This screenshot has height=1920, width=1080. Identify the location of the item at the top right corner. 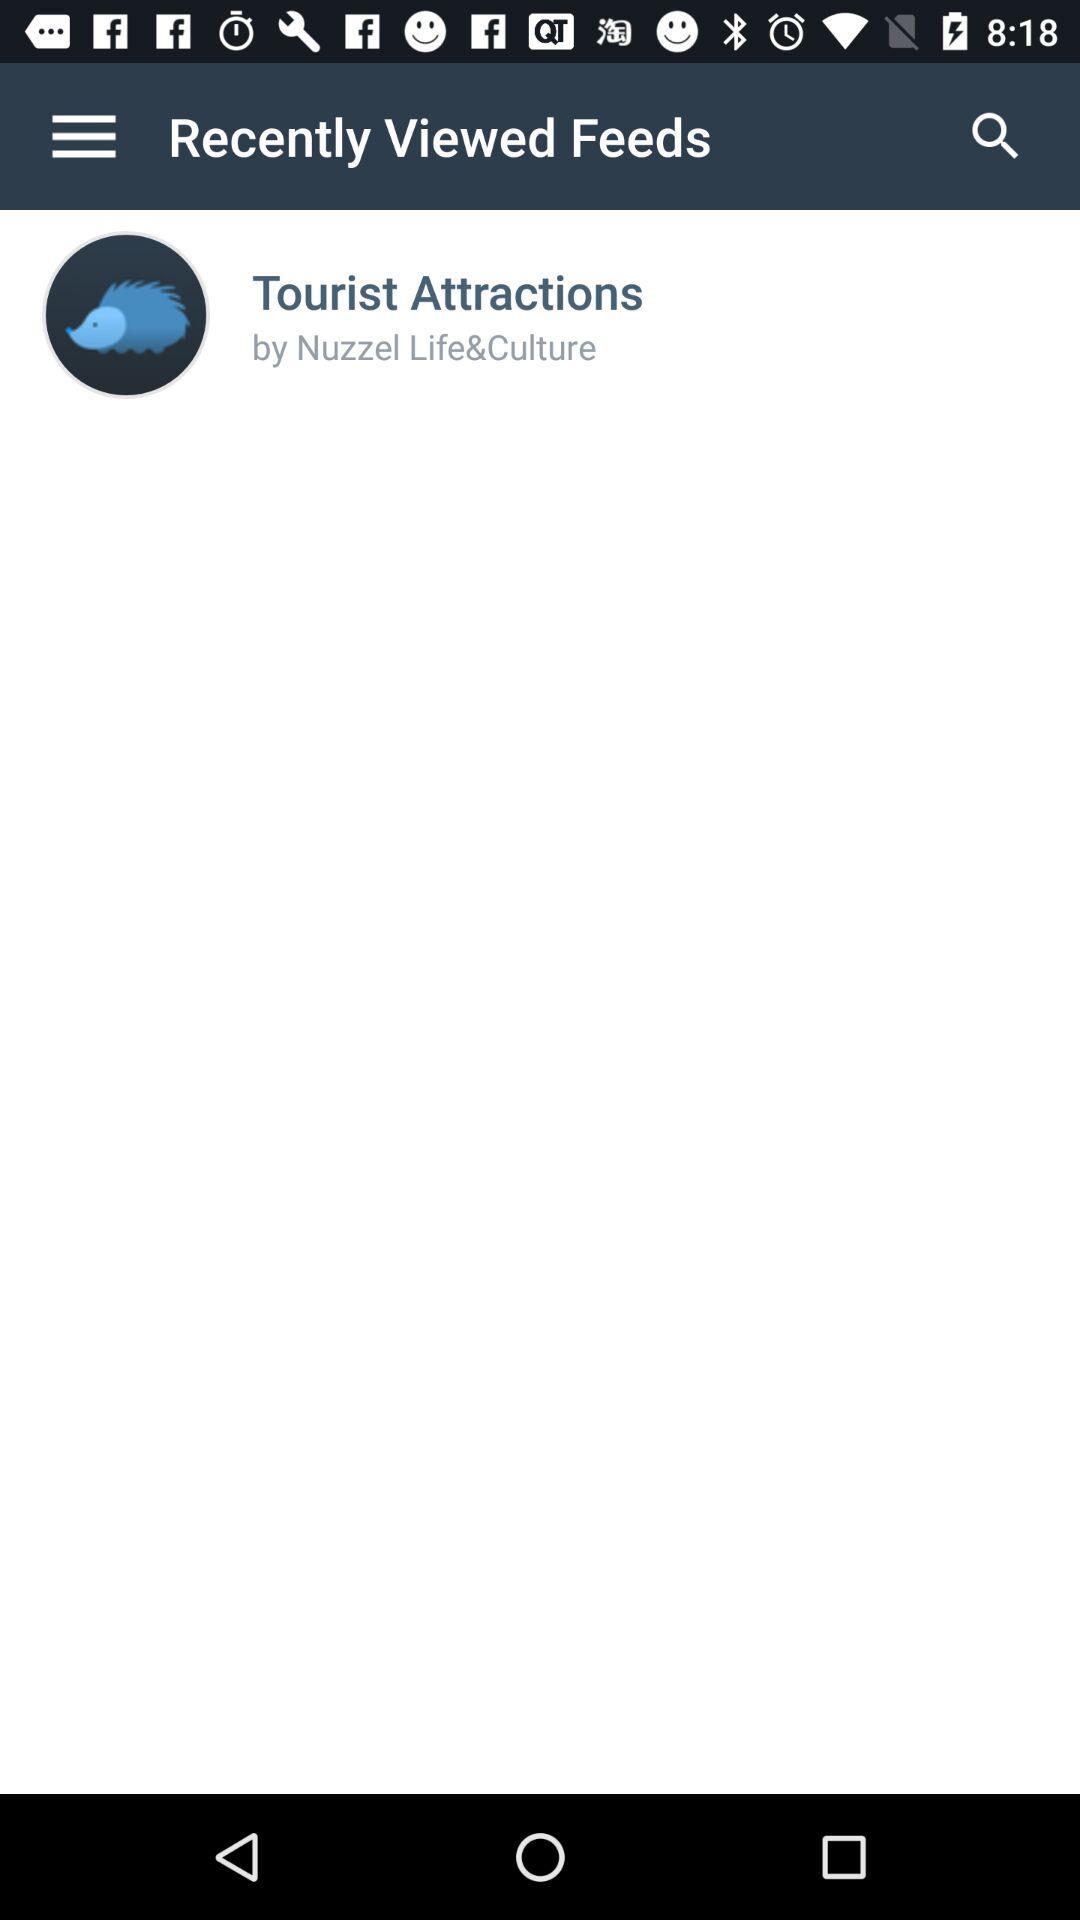
(995, 135).